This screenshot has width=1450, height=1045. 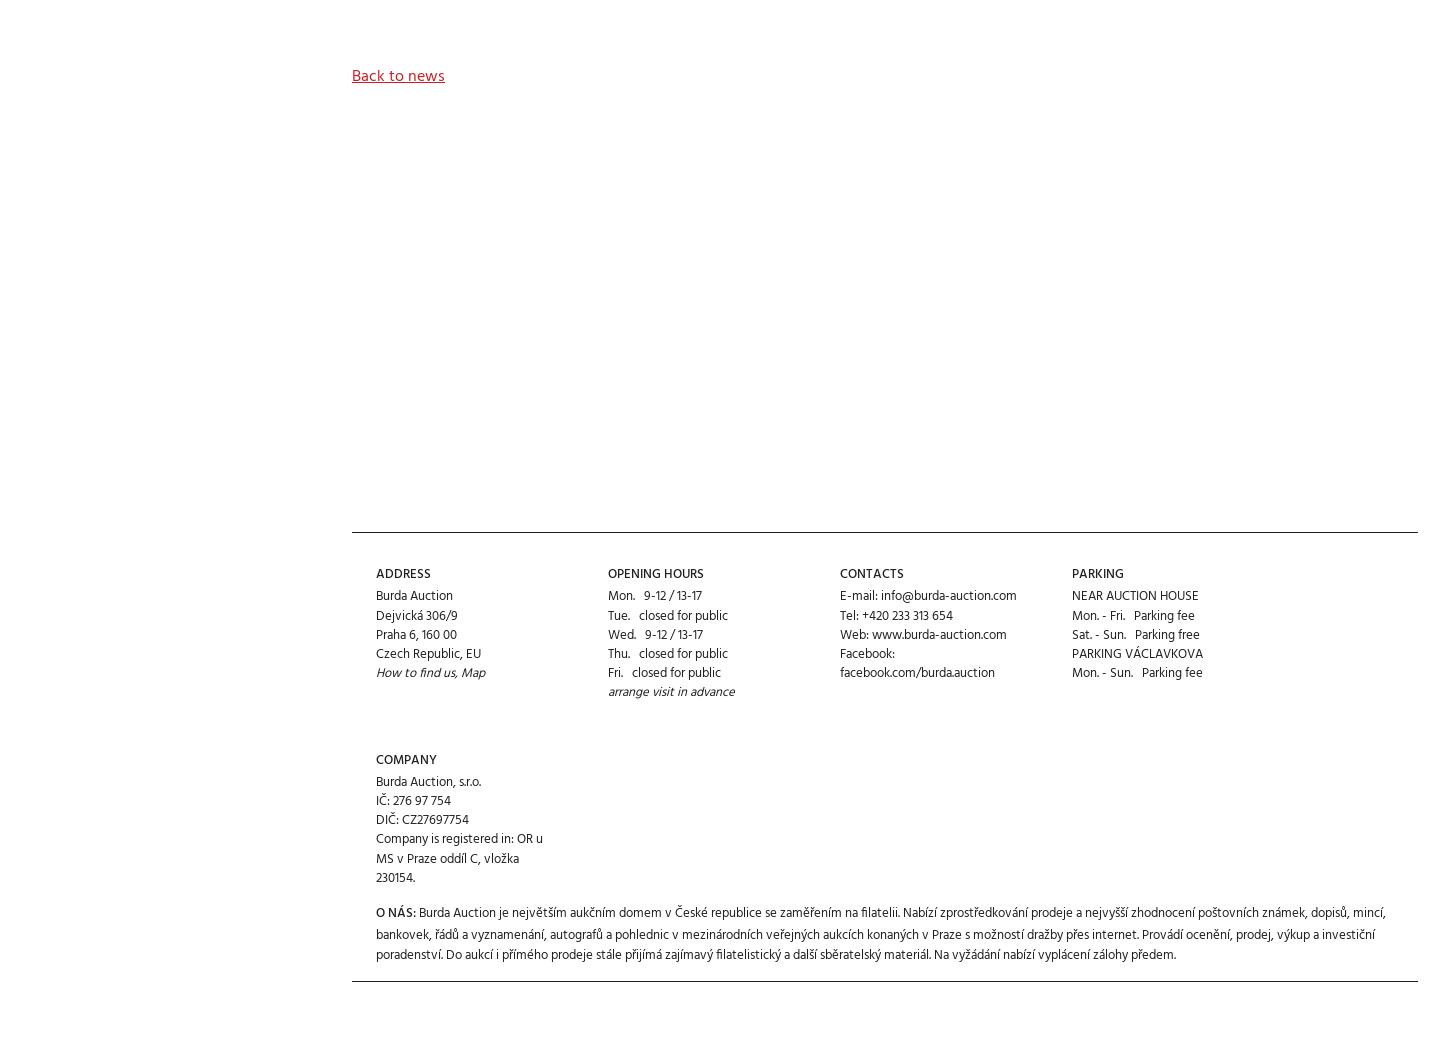 I want to click on 'Tue.   closed for public', so click(x=606, y=543).